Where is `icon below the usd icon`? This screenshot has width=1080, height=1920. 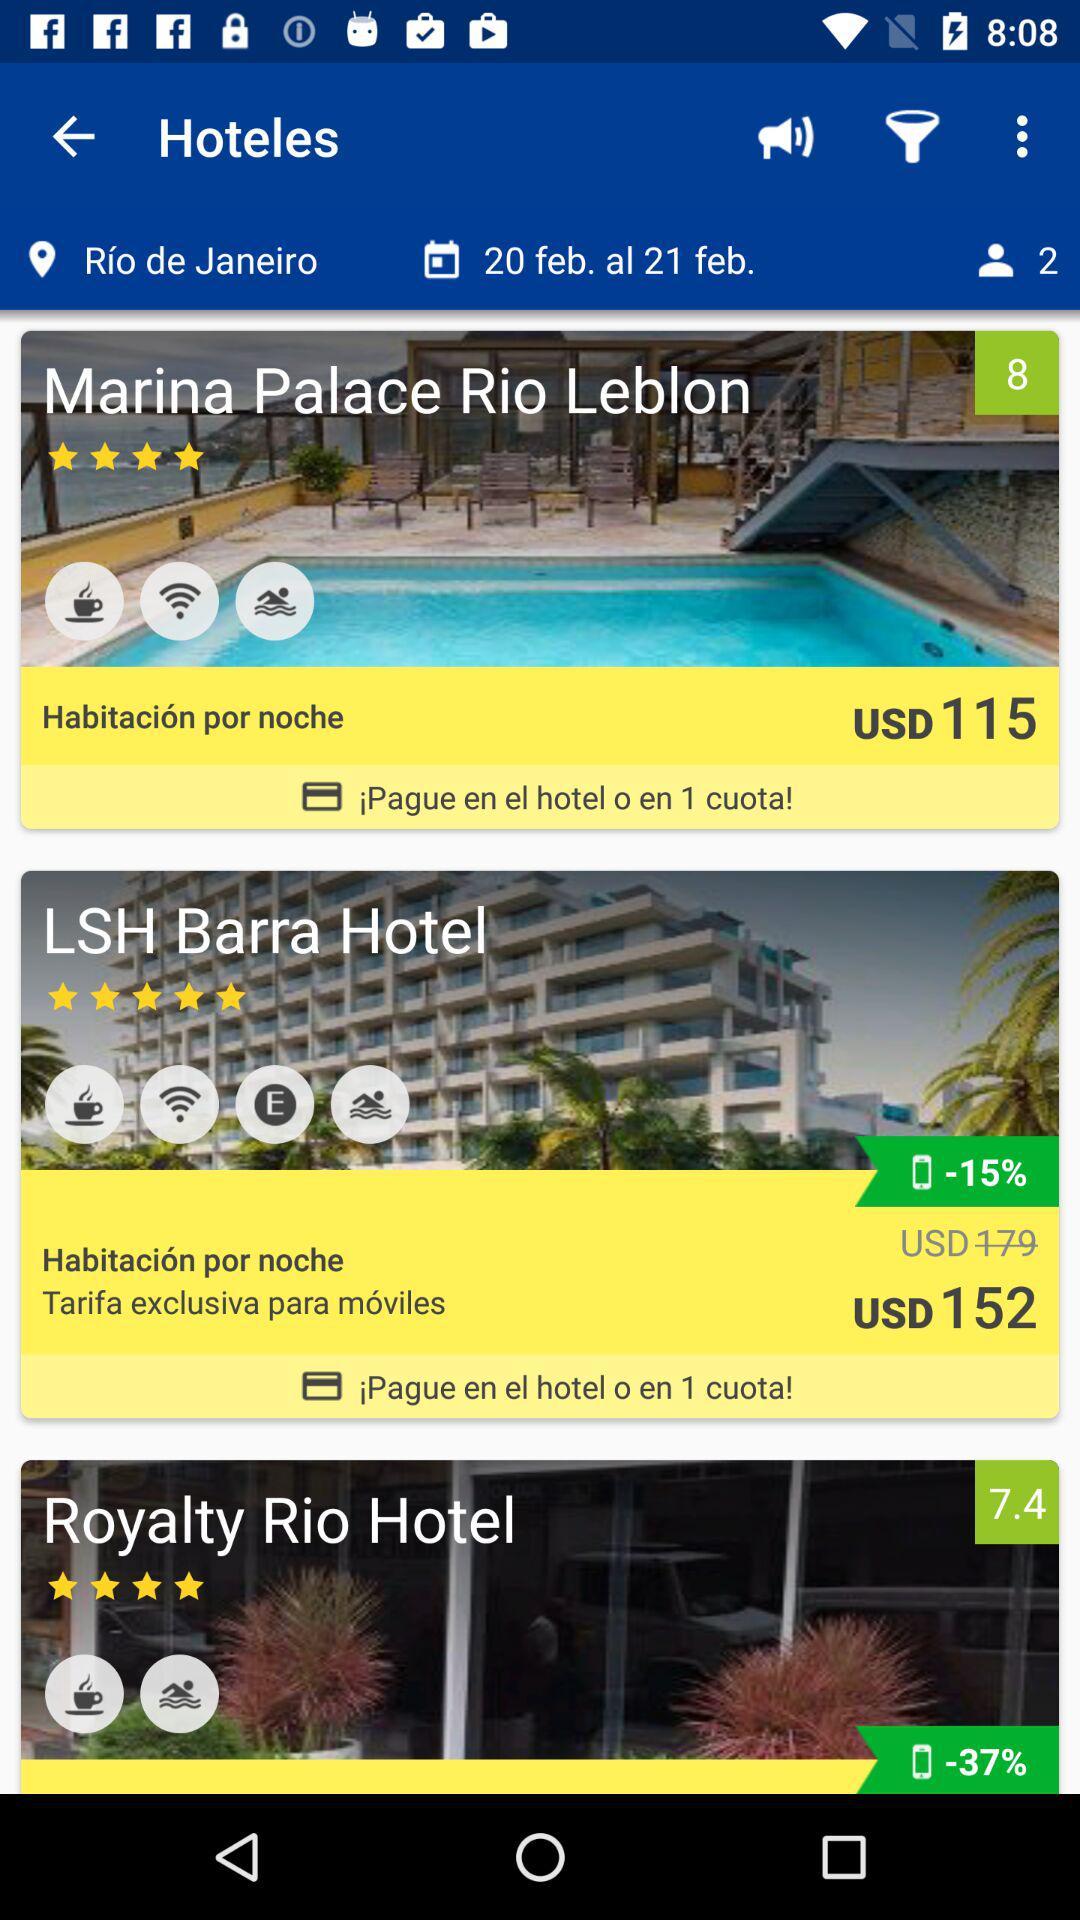
icon below the usd icon is located at coordinates (987, 1305).